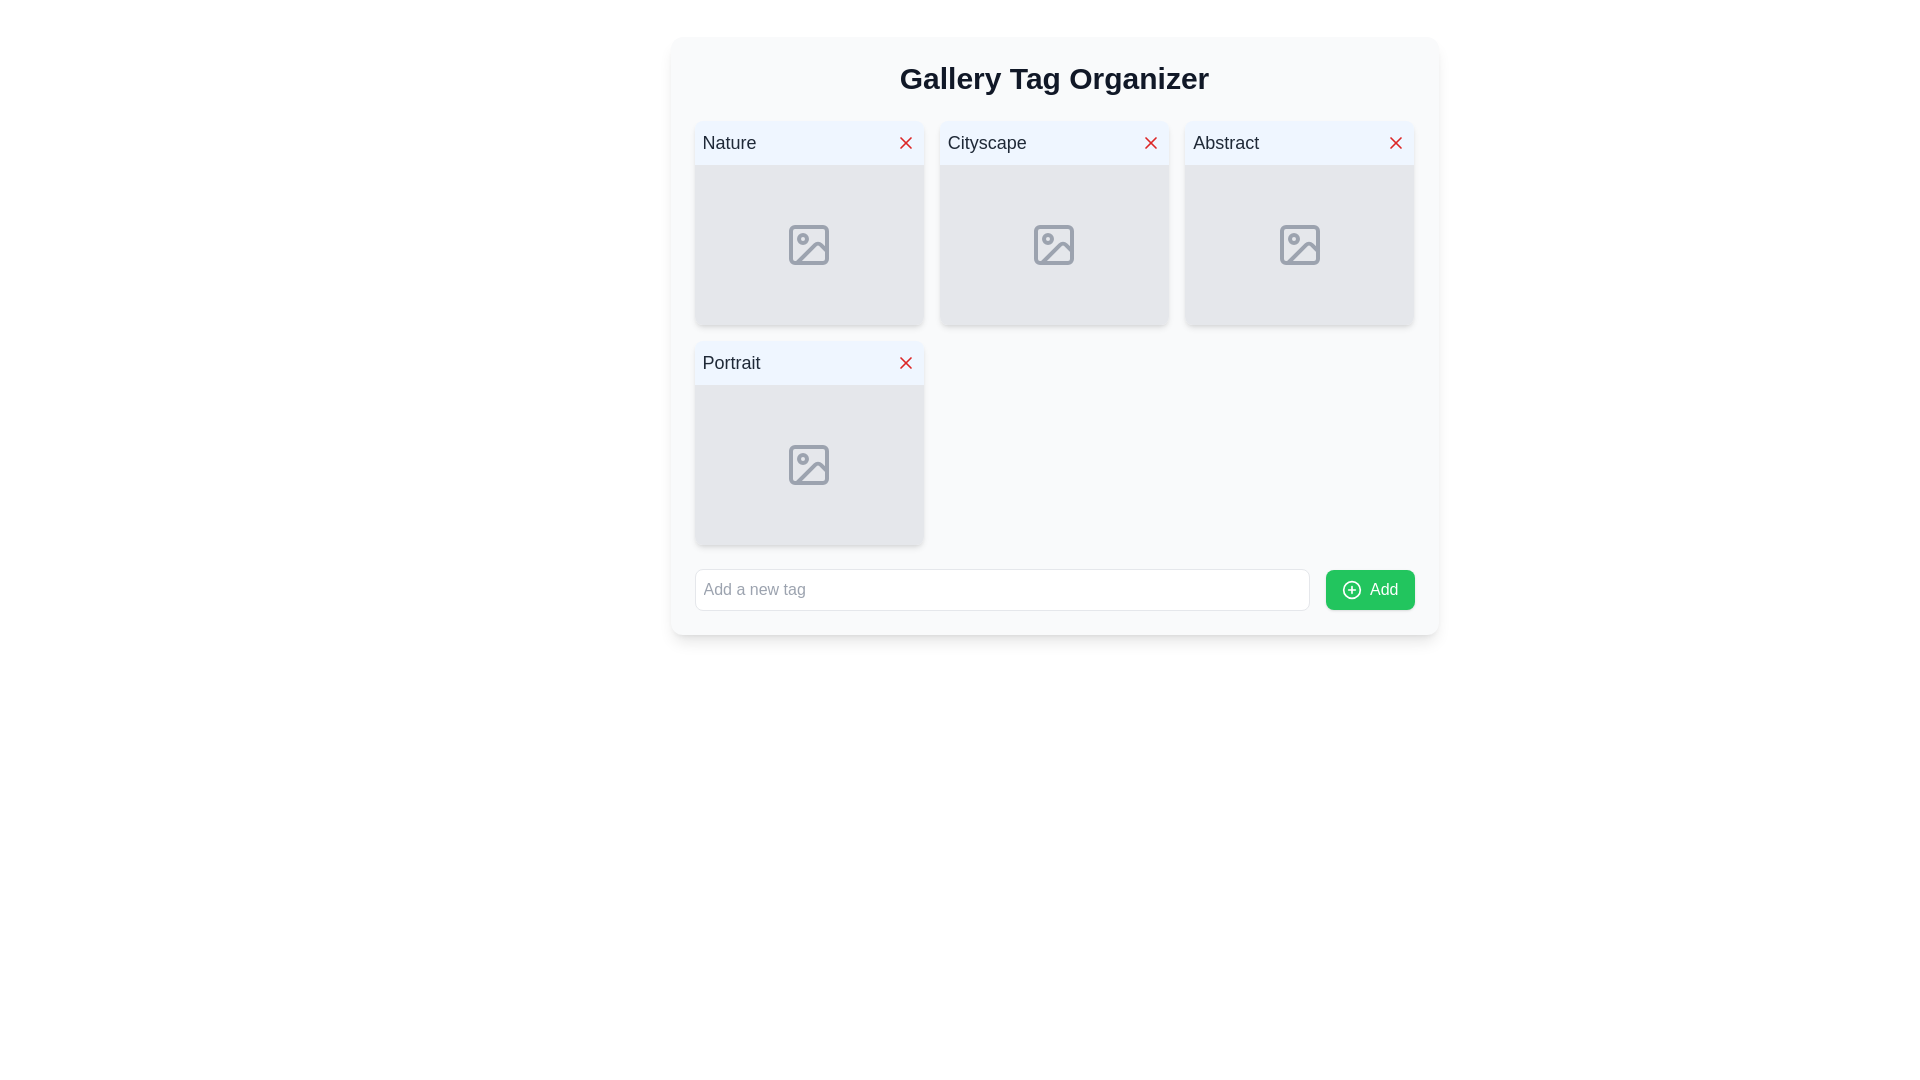 This screenshot has width=1920, height=1080. I want to click on the SVG Circle that represents the 'add' functionality, located at the bottom right of the interface, adjacent to the green 'Add' button, so click(1352, 589).